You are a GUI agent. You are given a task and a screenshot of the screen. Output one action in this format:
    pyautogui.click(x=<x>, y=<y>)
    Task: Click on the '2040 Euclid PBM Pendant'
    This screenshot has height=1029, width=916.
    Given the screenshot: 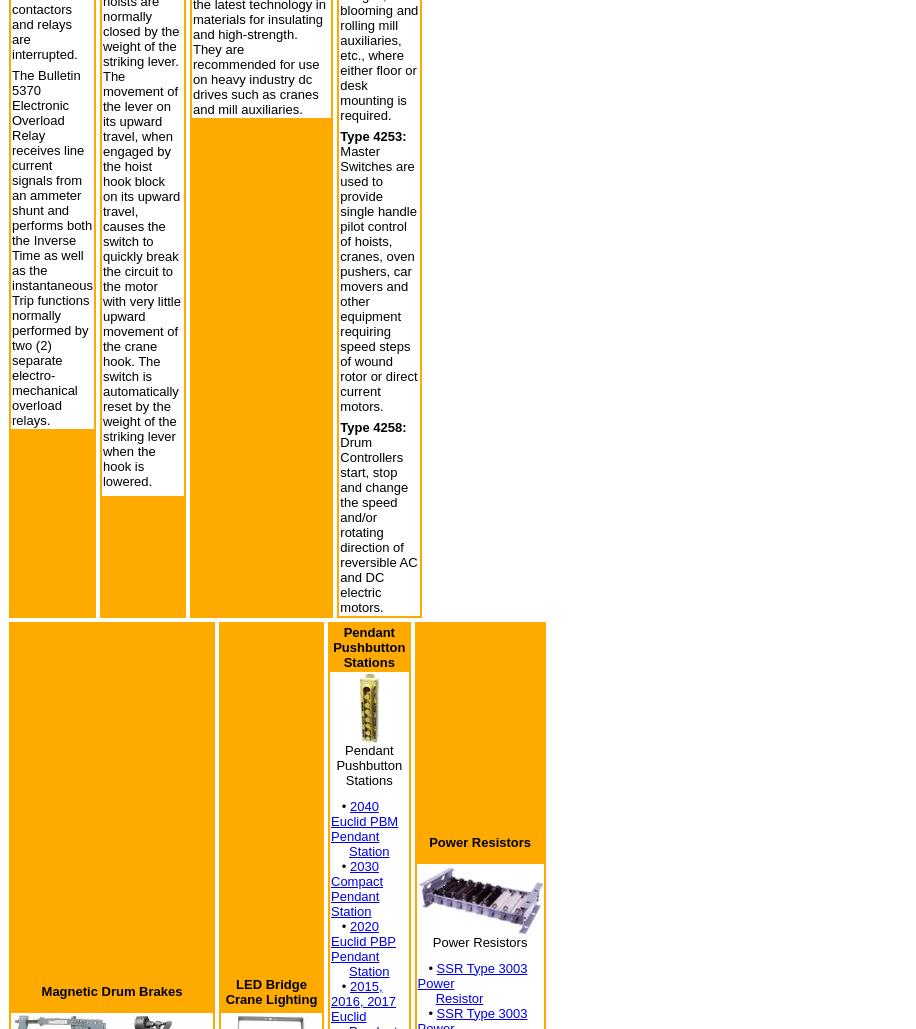 What is the action you would take?
    pyautogui.click(x=330, y=820)
    